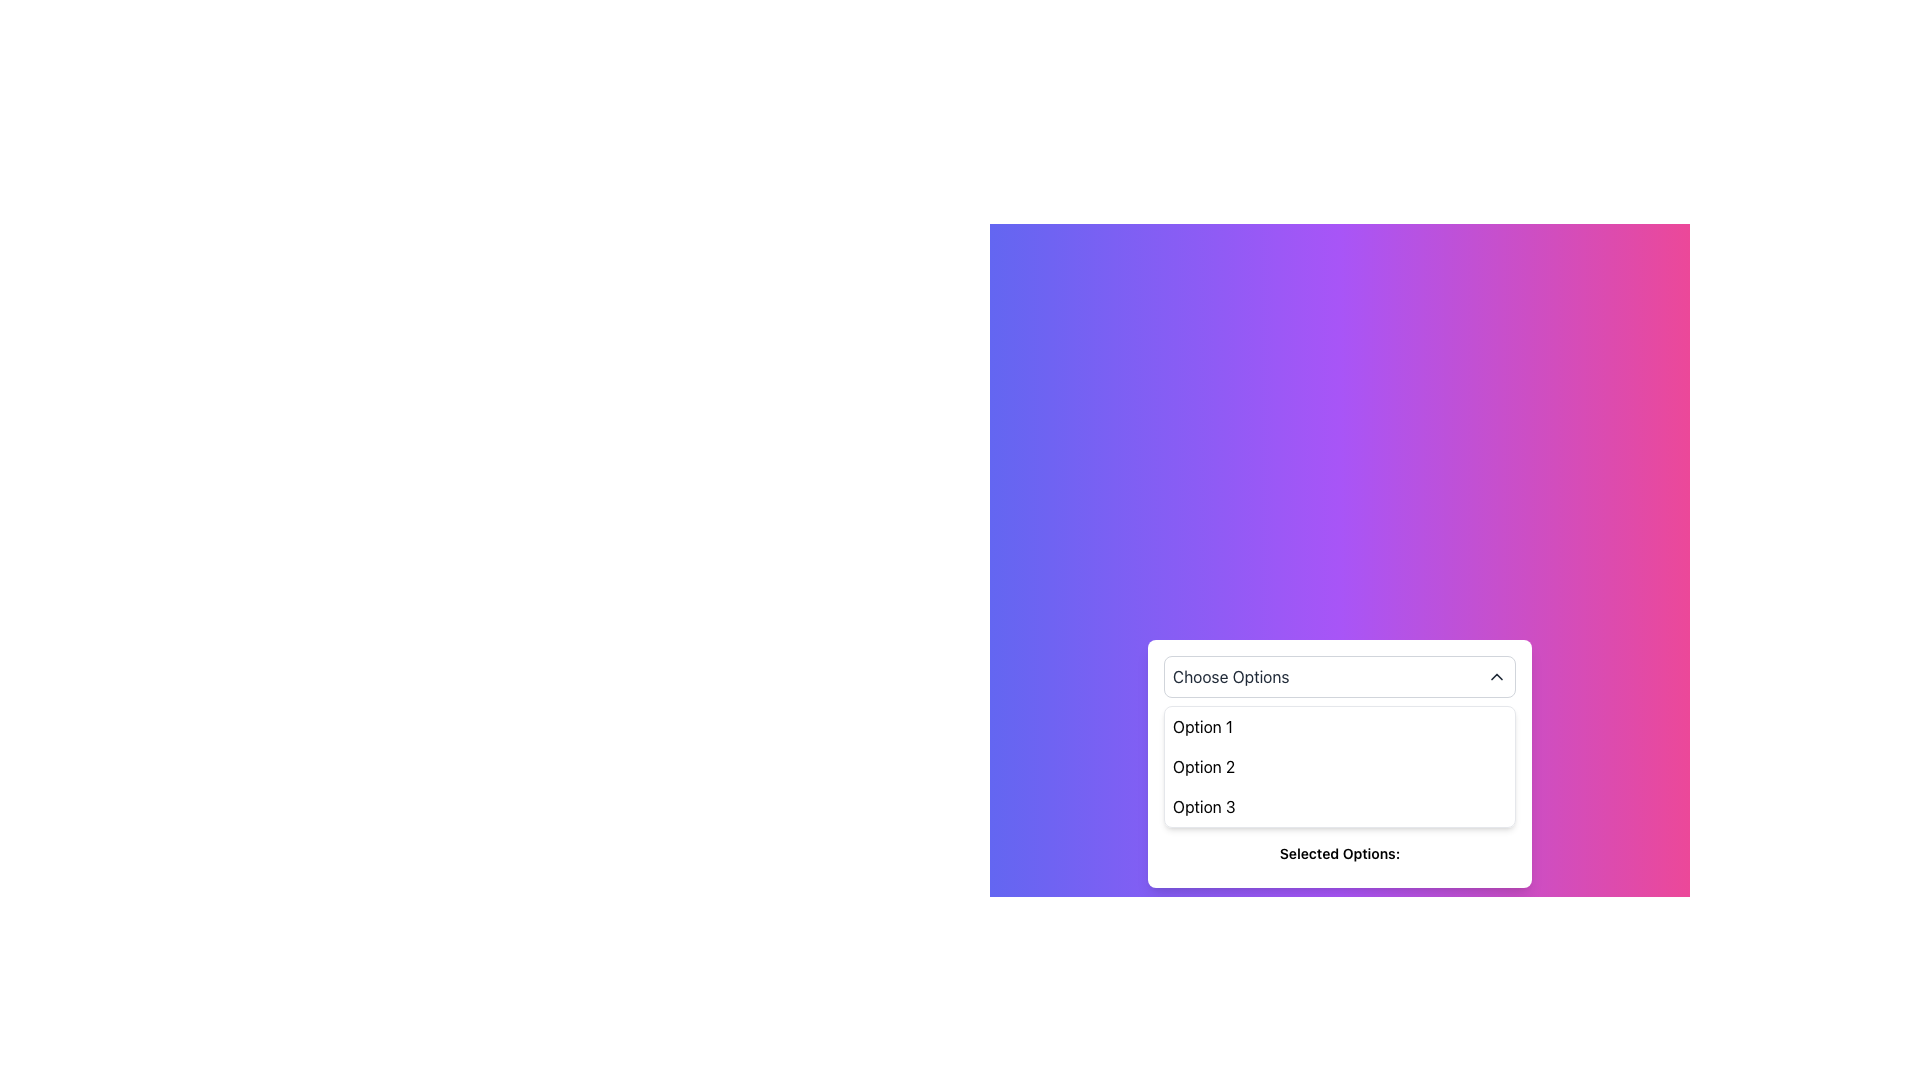 This screenshot has height=1080, width=1920. Describe the element at coordinates (1203, 805) in the screenshot. I see `the third option 'Option 3' in the dropdown menu` at that location.